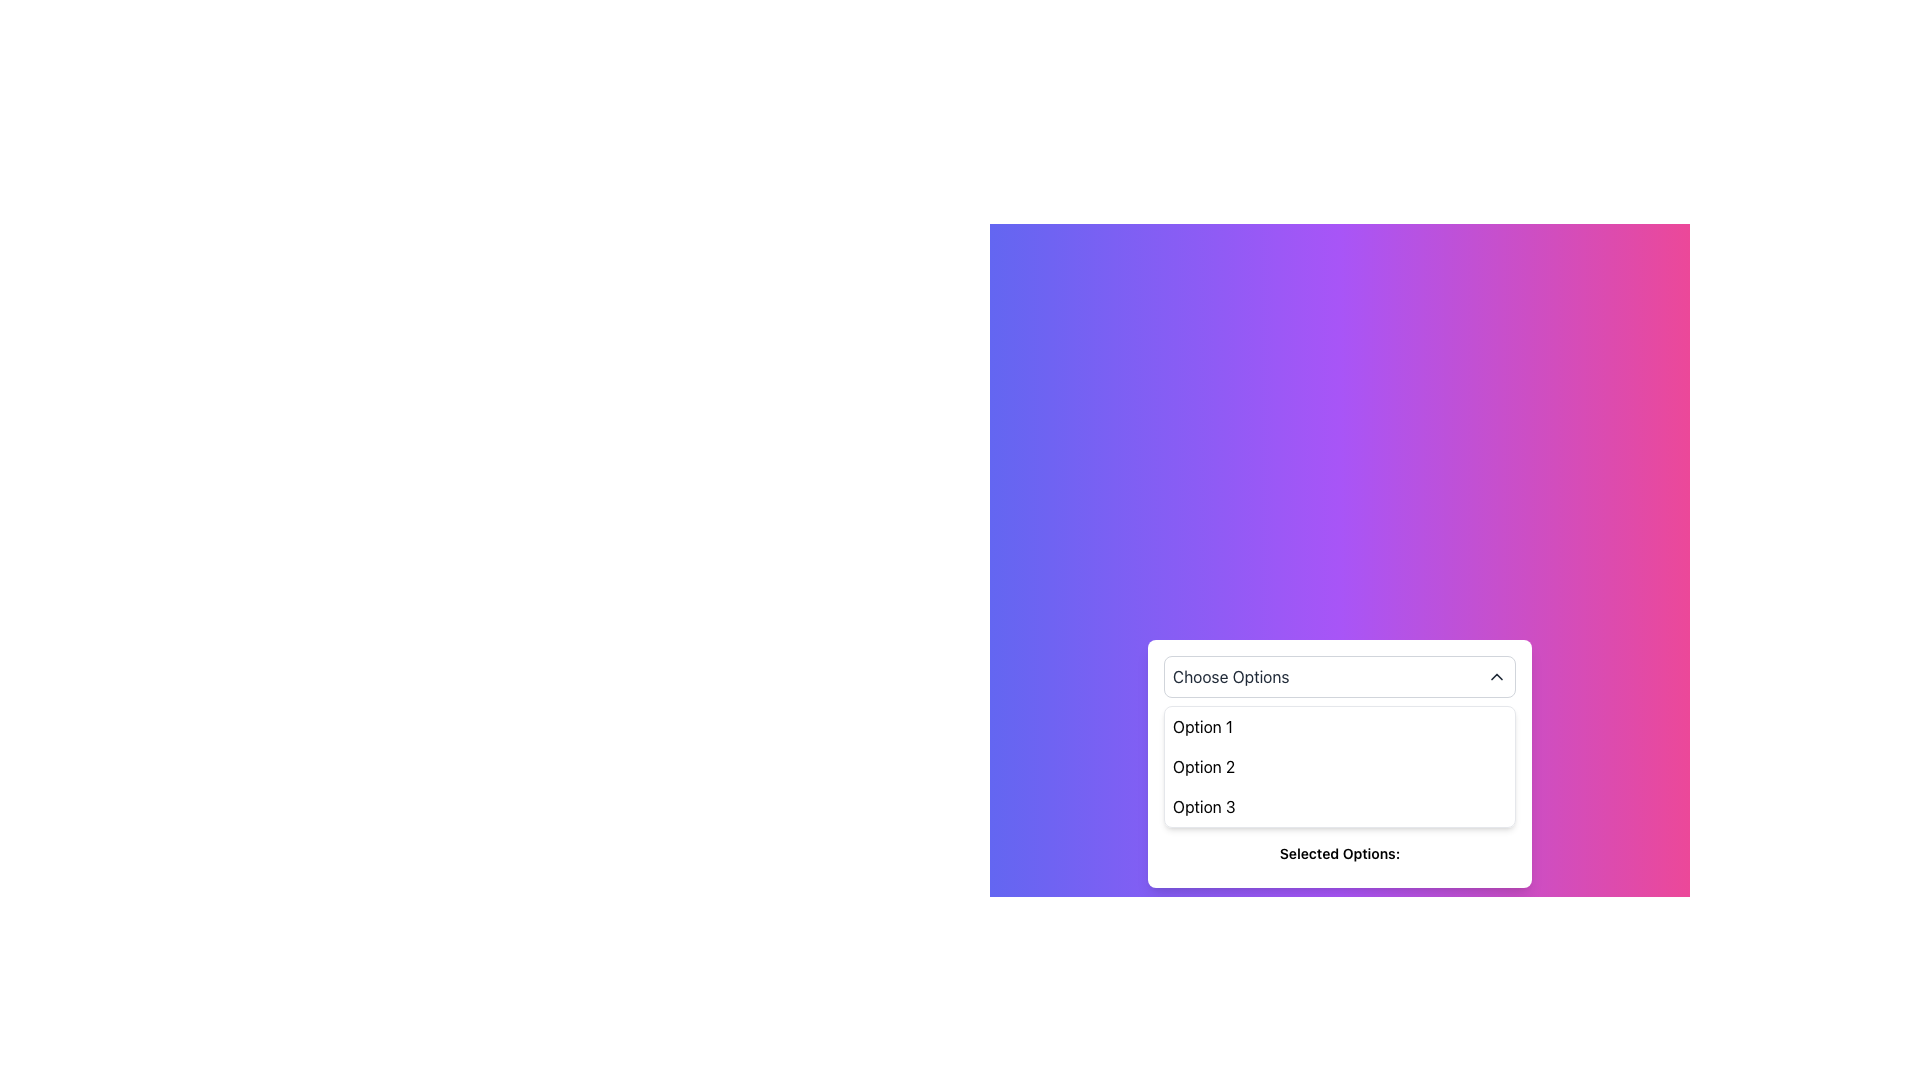 This screenshot has height=1080, width=1920. Describe the element at coordinates (1203, 805) in the screenshot. I see `the third option 'Option 3' in the dropdown menu` at that location.